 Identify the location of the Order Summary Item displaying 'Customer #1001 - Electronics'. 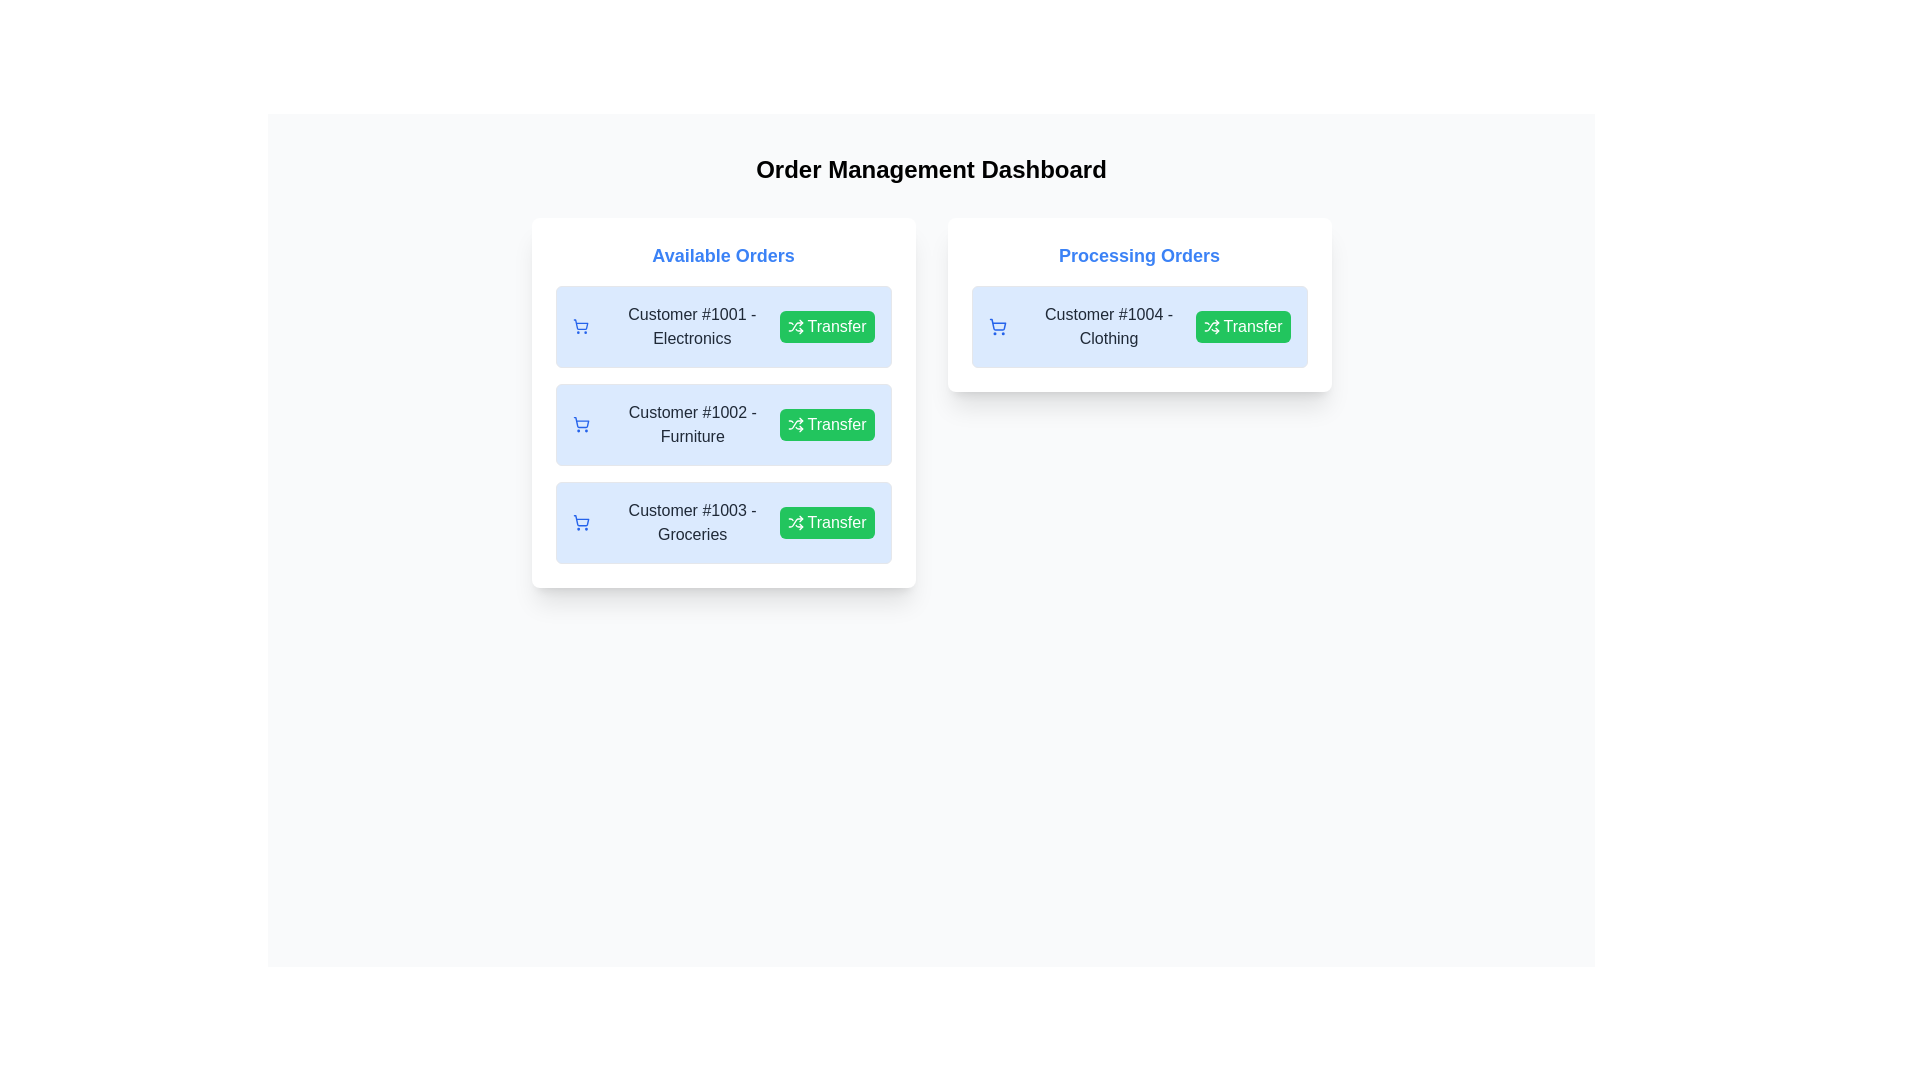
(722, 326).